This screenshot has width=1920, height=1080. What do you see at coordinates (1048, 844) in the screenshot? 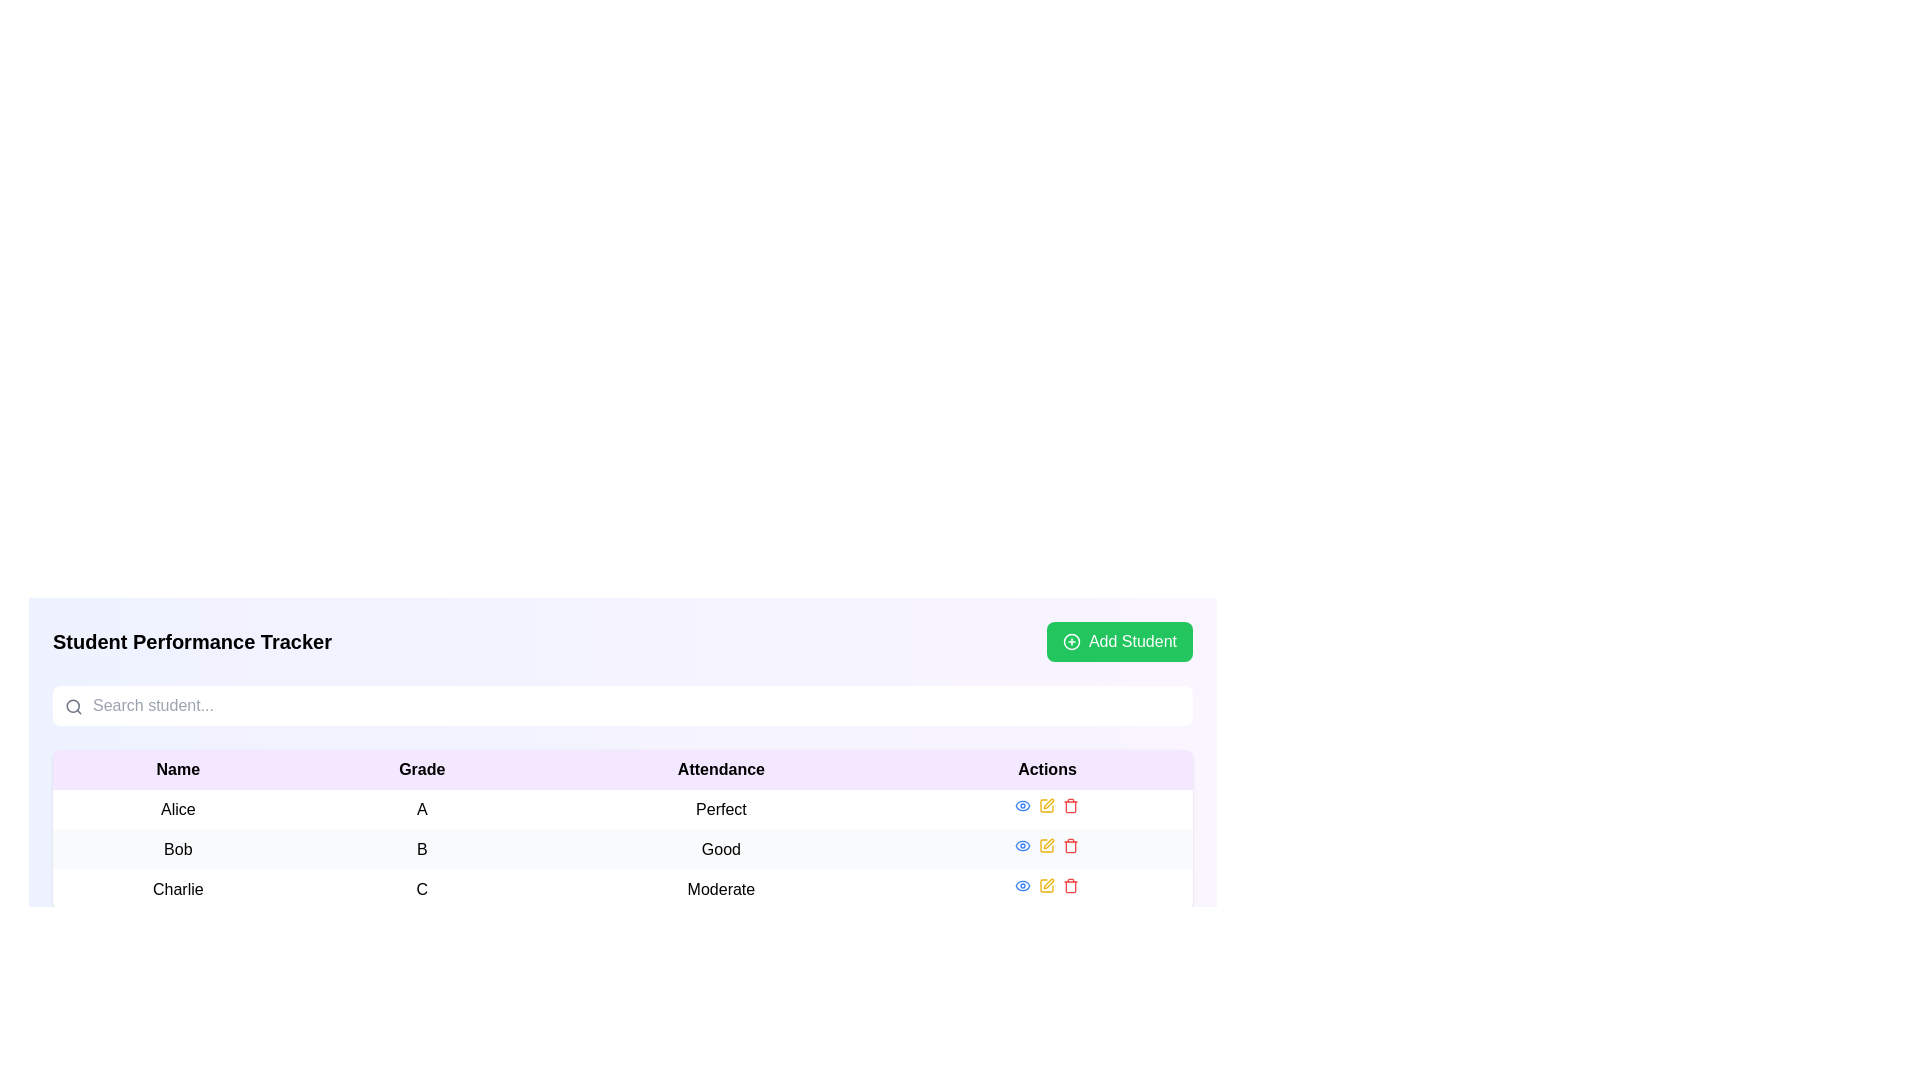
I see `the edit icon button in the 'Actions' column of the data table to initiate edit mode for the student record of 'Bob'` at bounding box center [1048, 844].